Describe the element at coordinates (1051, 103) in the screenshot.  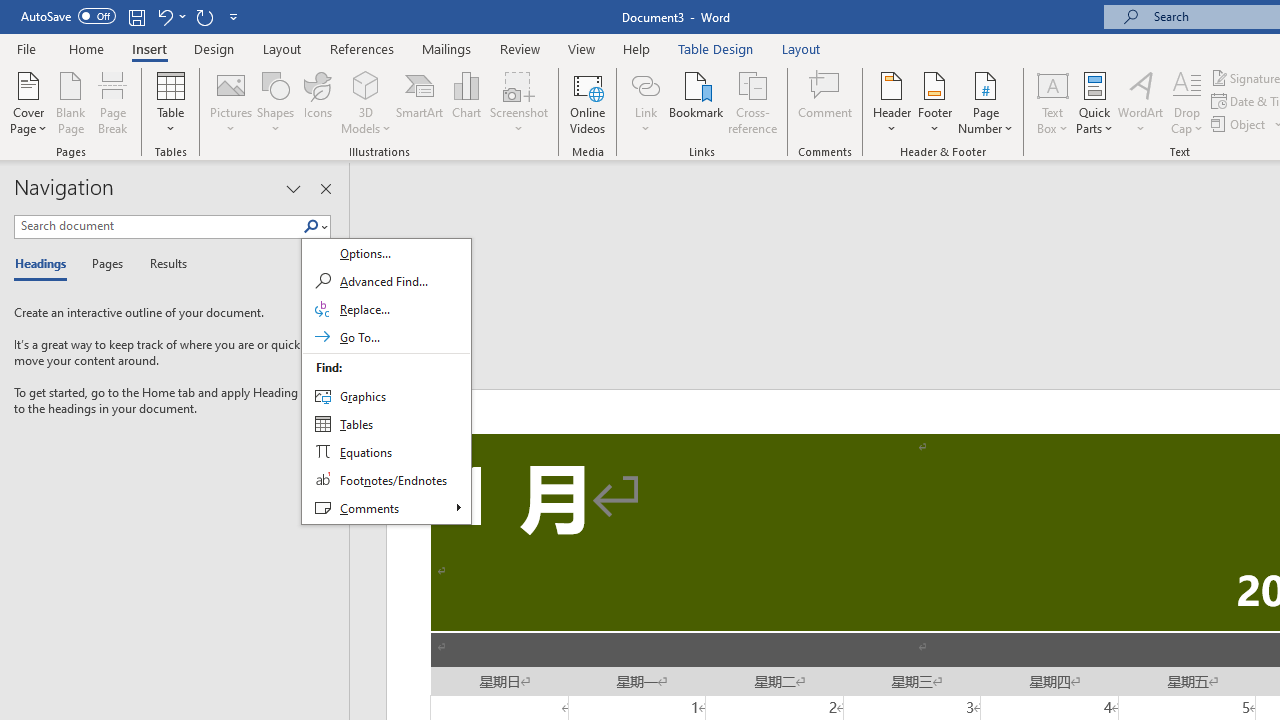
I see `'Text Box'` at that location.